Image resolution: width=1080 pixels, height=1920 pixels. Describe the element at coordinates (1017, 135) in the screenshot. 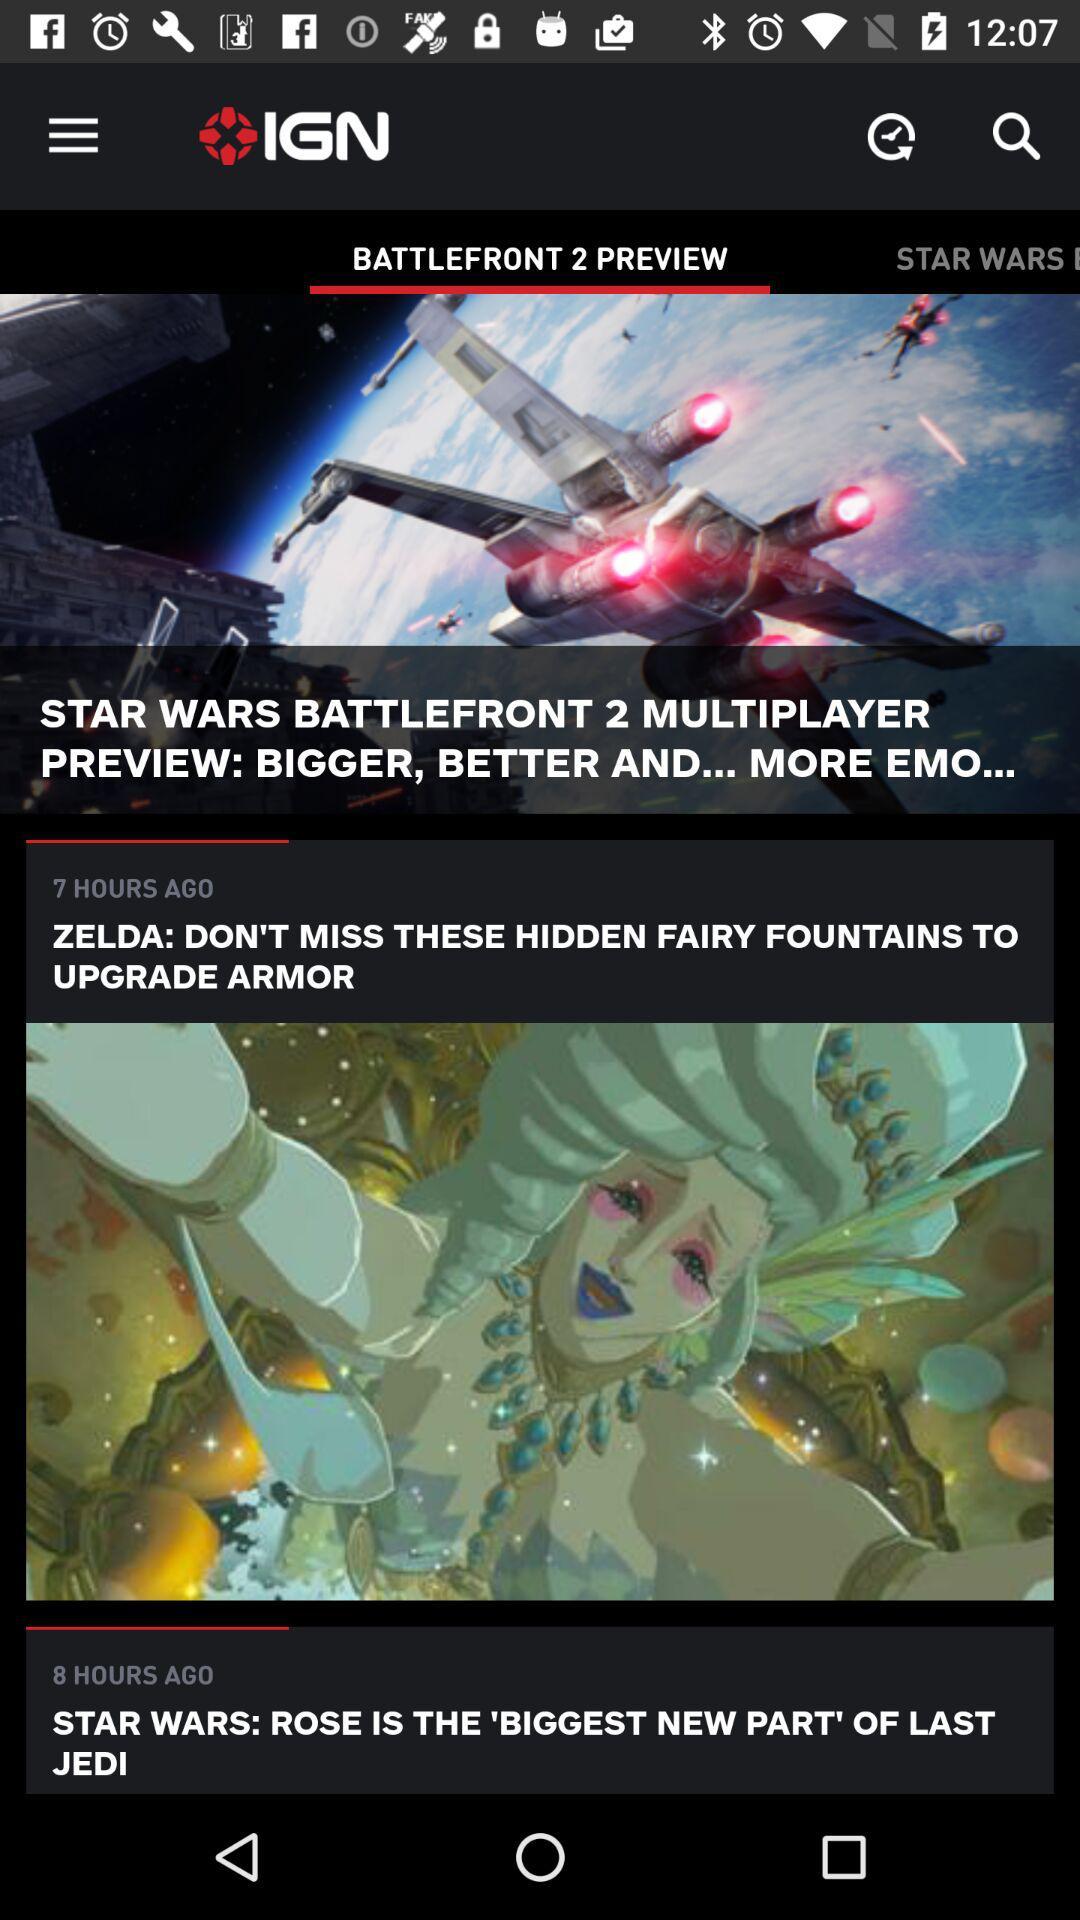

I see `app above the star wars battlefront ... item` at that location.